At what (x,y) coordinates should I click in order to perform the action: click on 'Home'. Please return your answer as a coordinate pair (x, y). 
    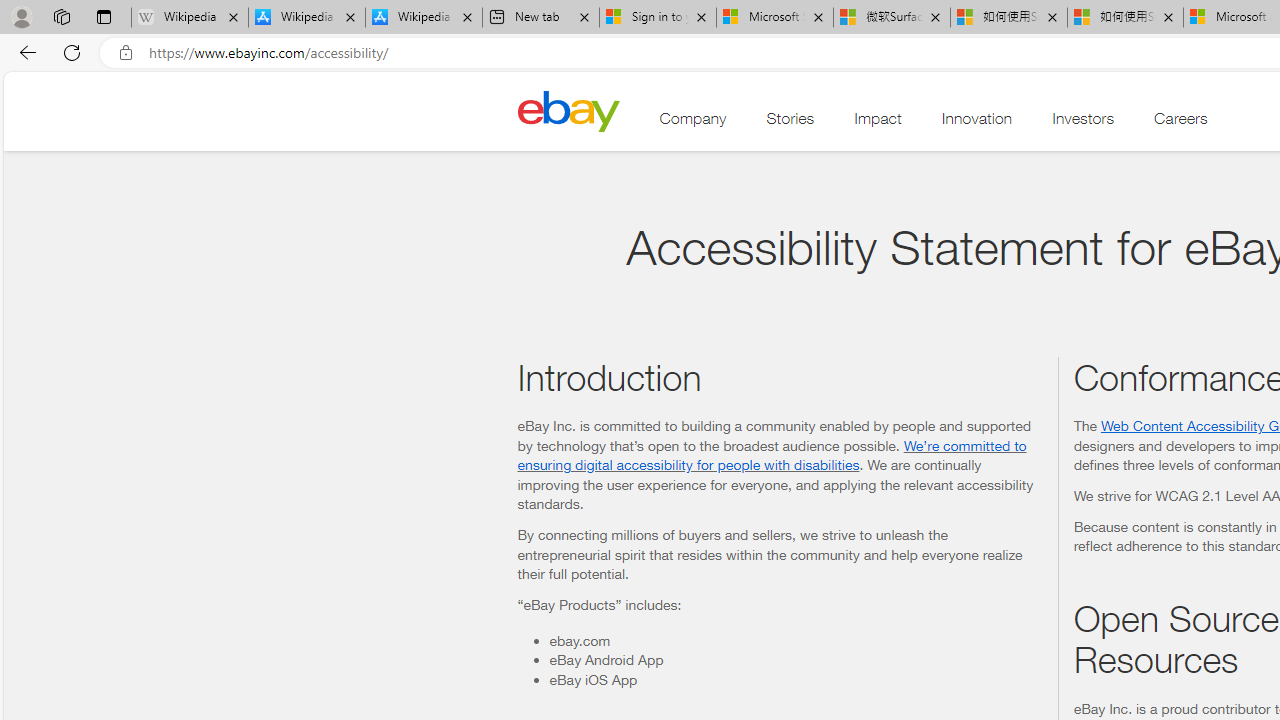
    Looking at the image, I should click on (567, 111).